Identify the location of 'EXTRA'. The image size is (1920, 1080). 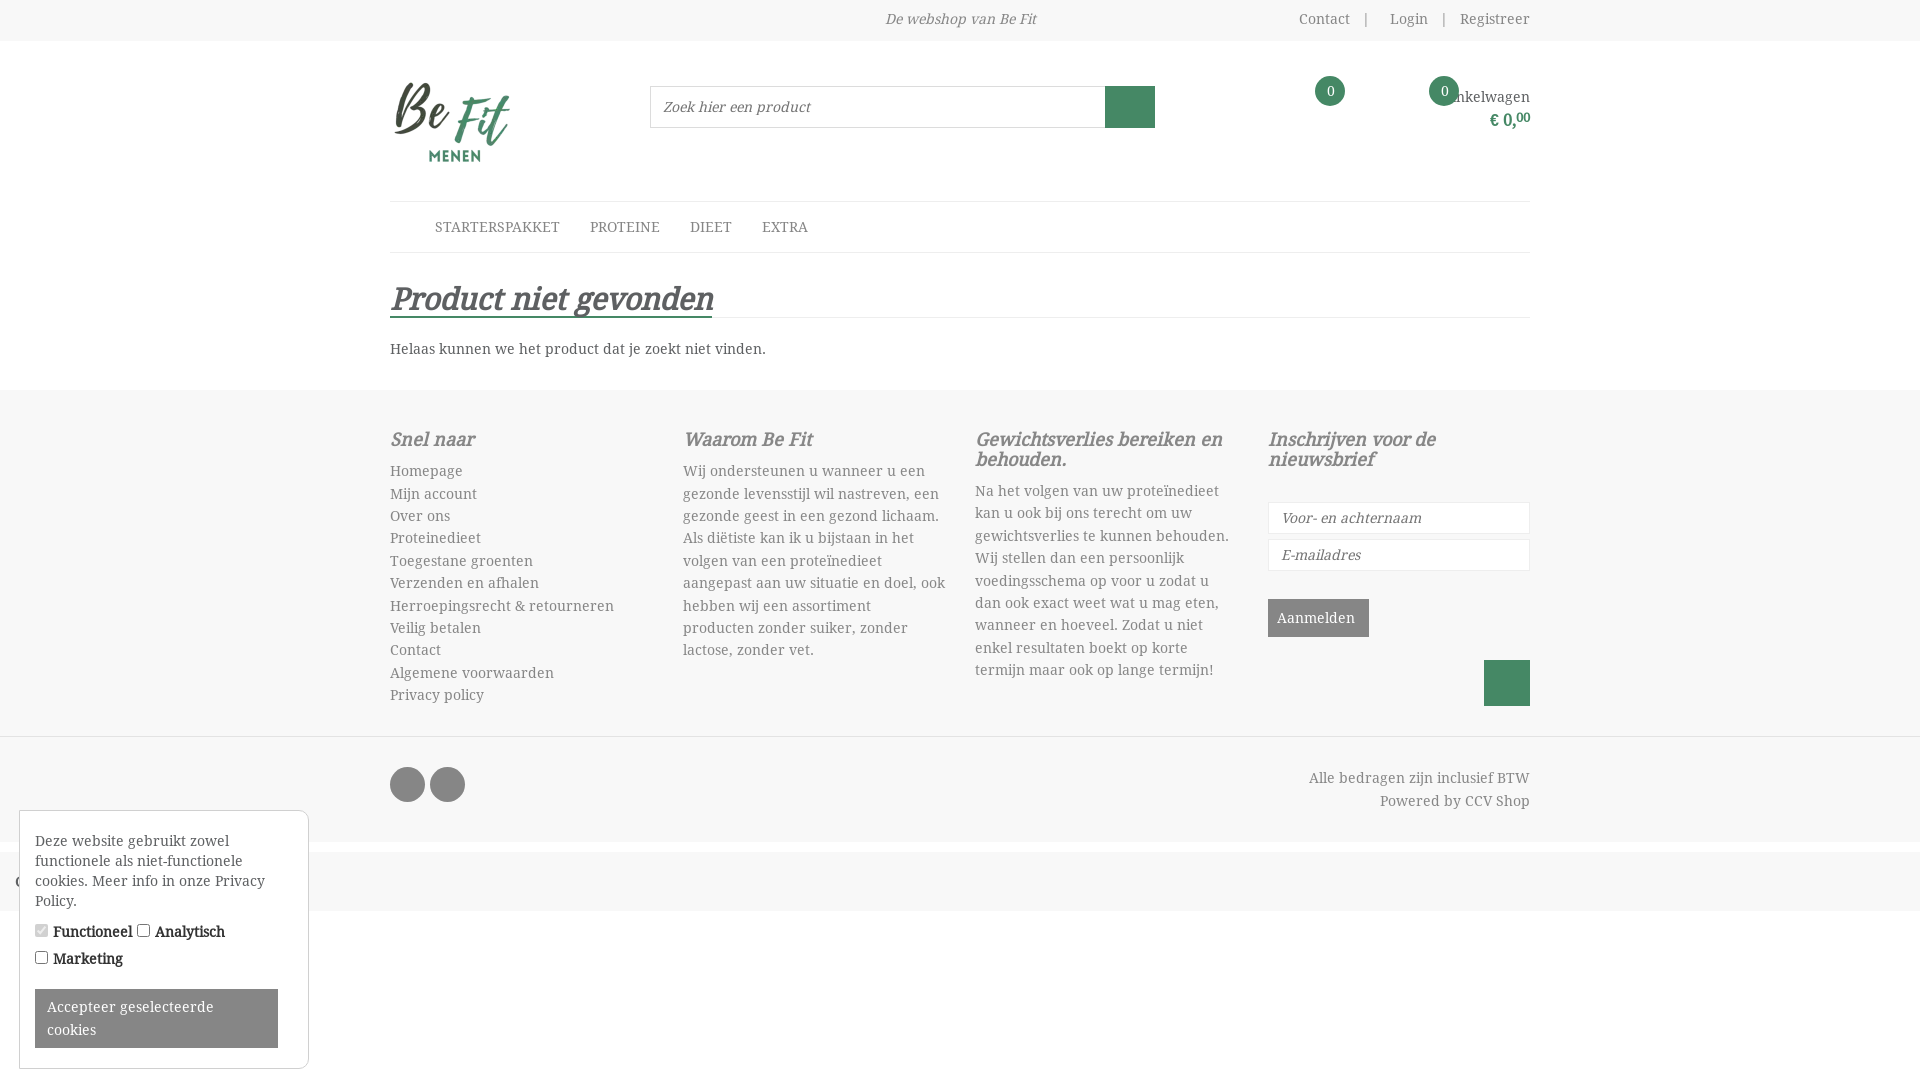
(784, 226).